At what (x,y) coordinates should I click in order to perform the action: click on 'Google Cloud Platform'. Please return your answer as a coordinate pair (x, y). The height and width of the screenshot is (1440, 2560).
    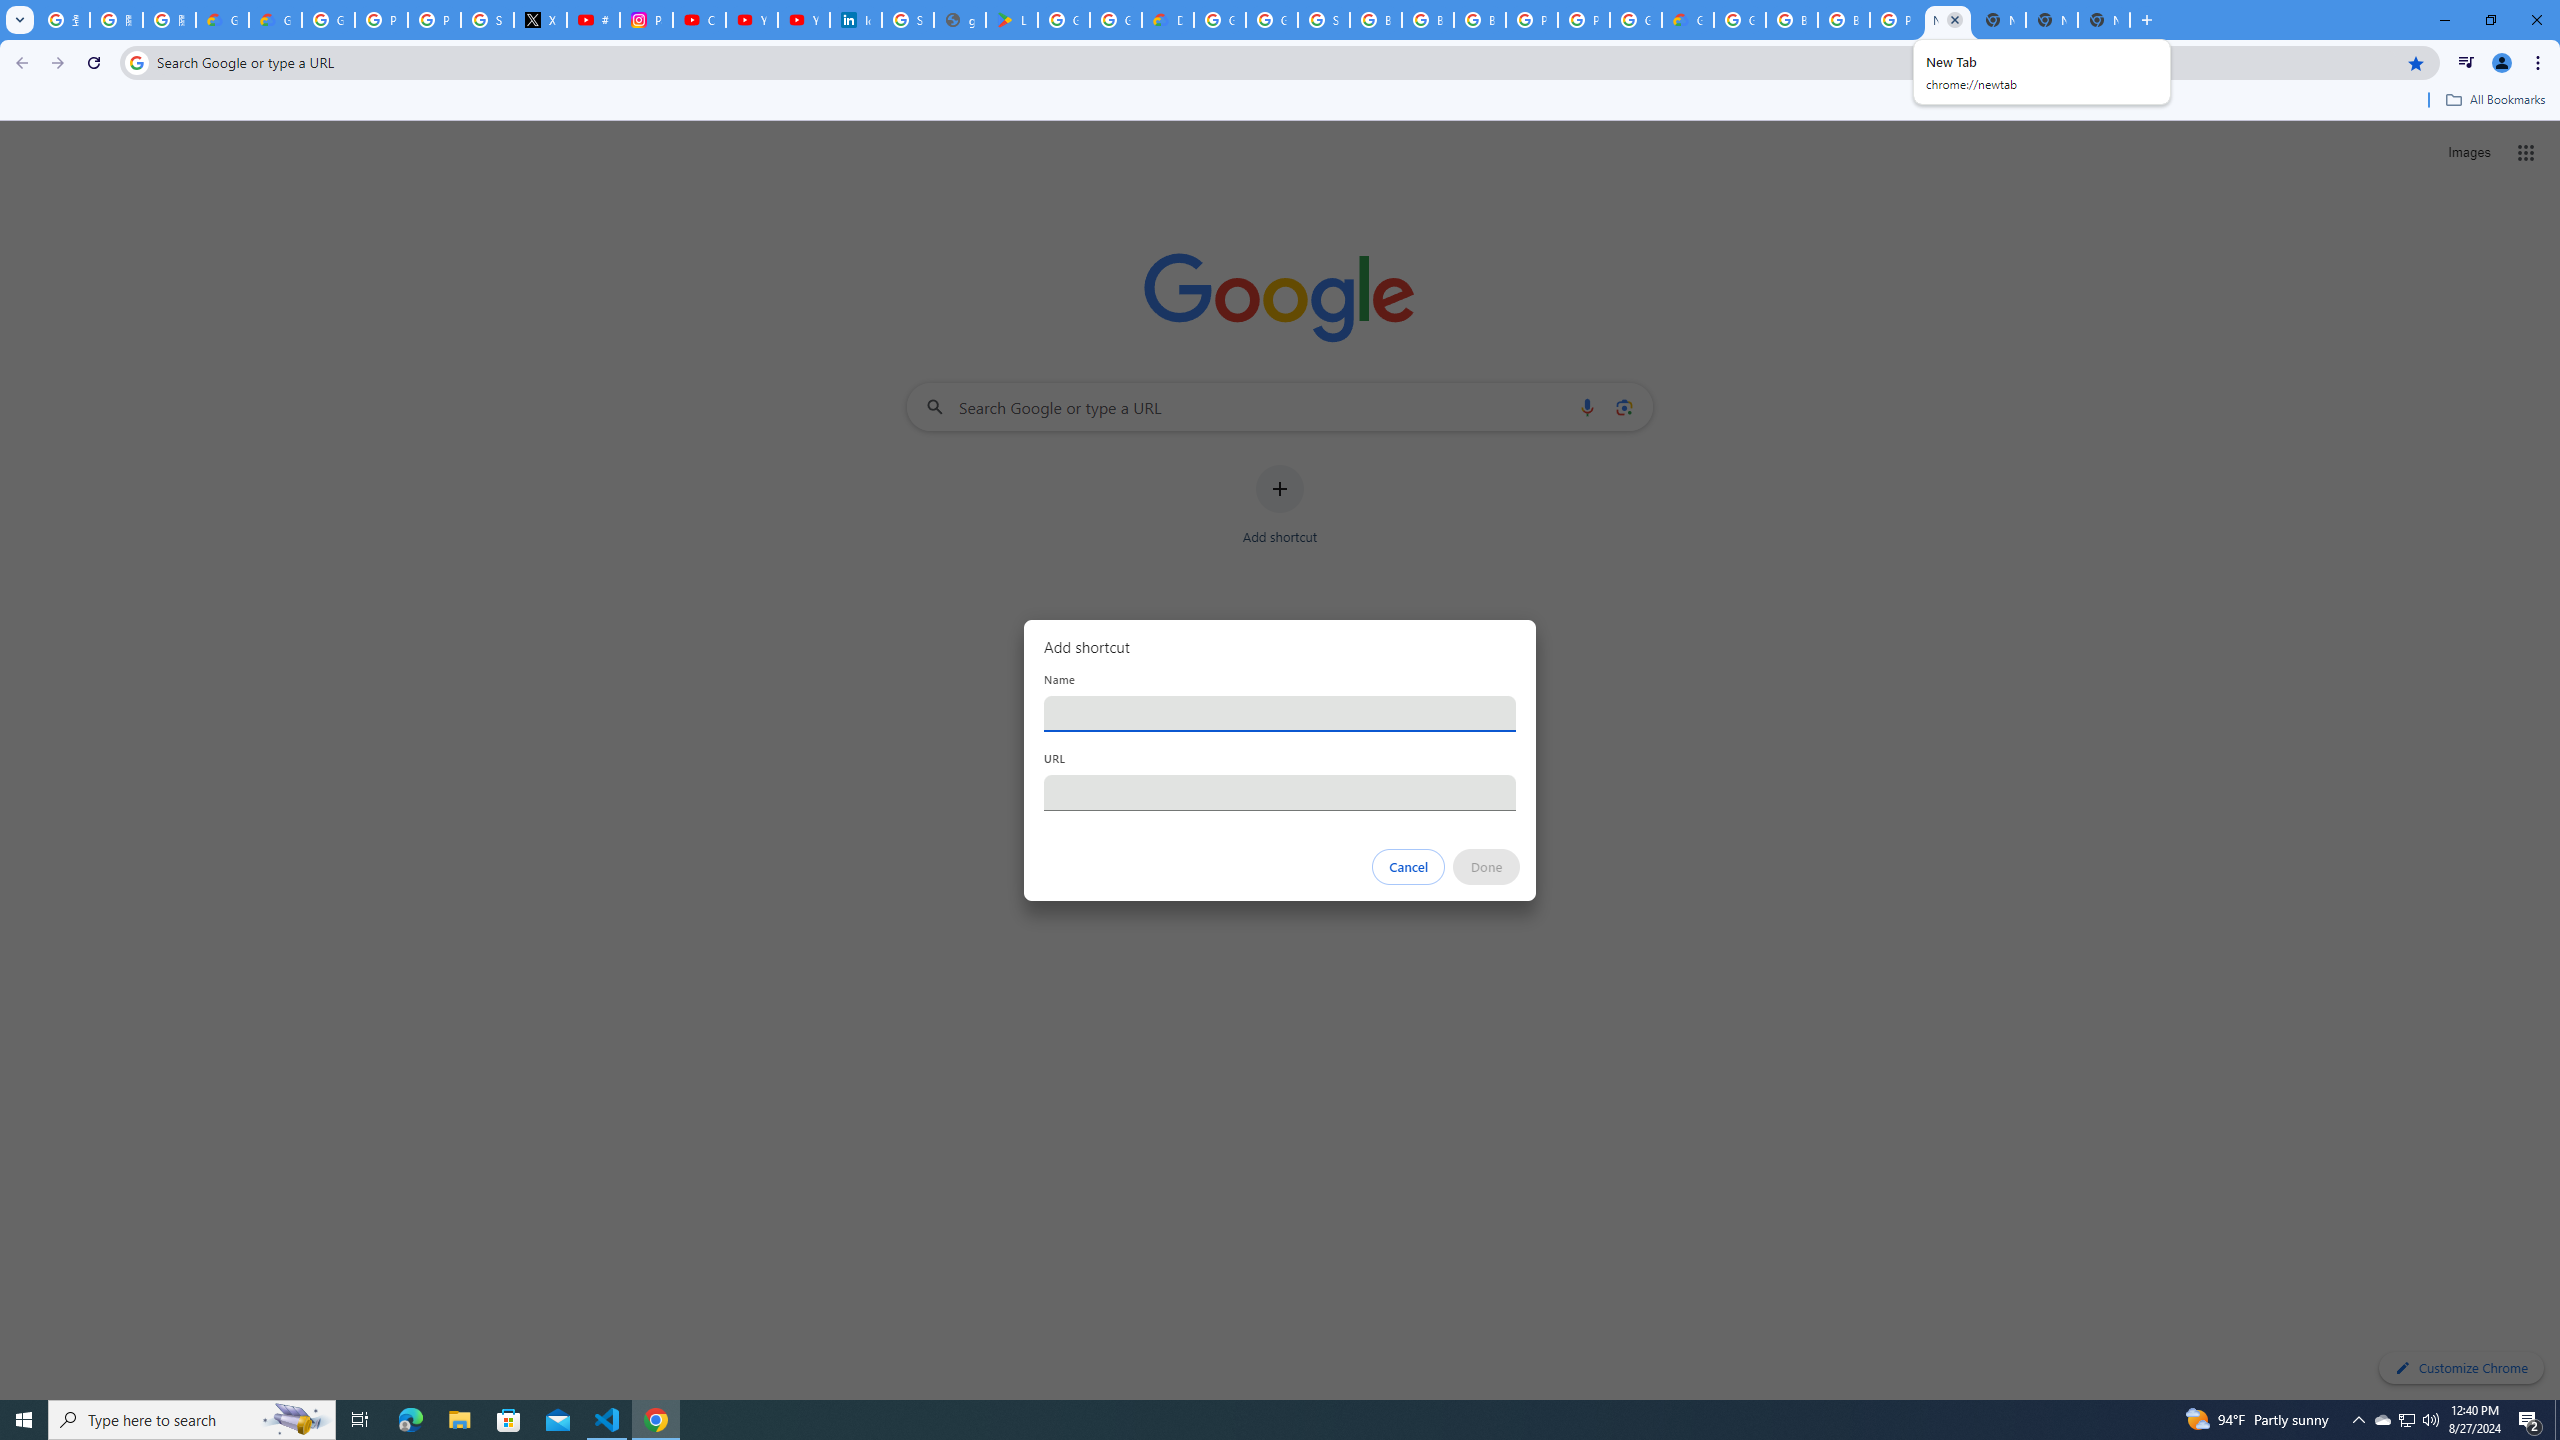
    Looking at the image, I should click on (1738, 19).